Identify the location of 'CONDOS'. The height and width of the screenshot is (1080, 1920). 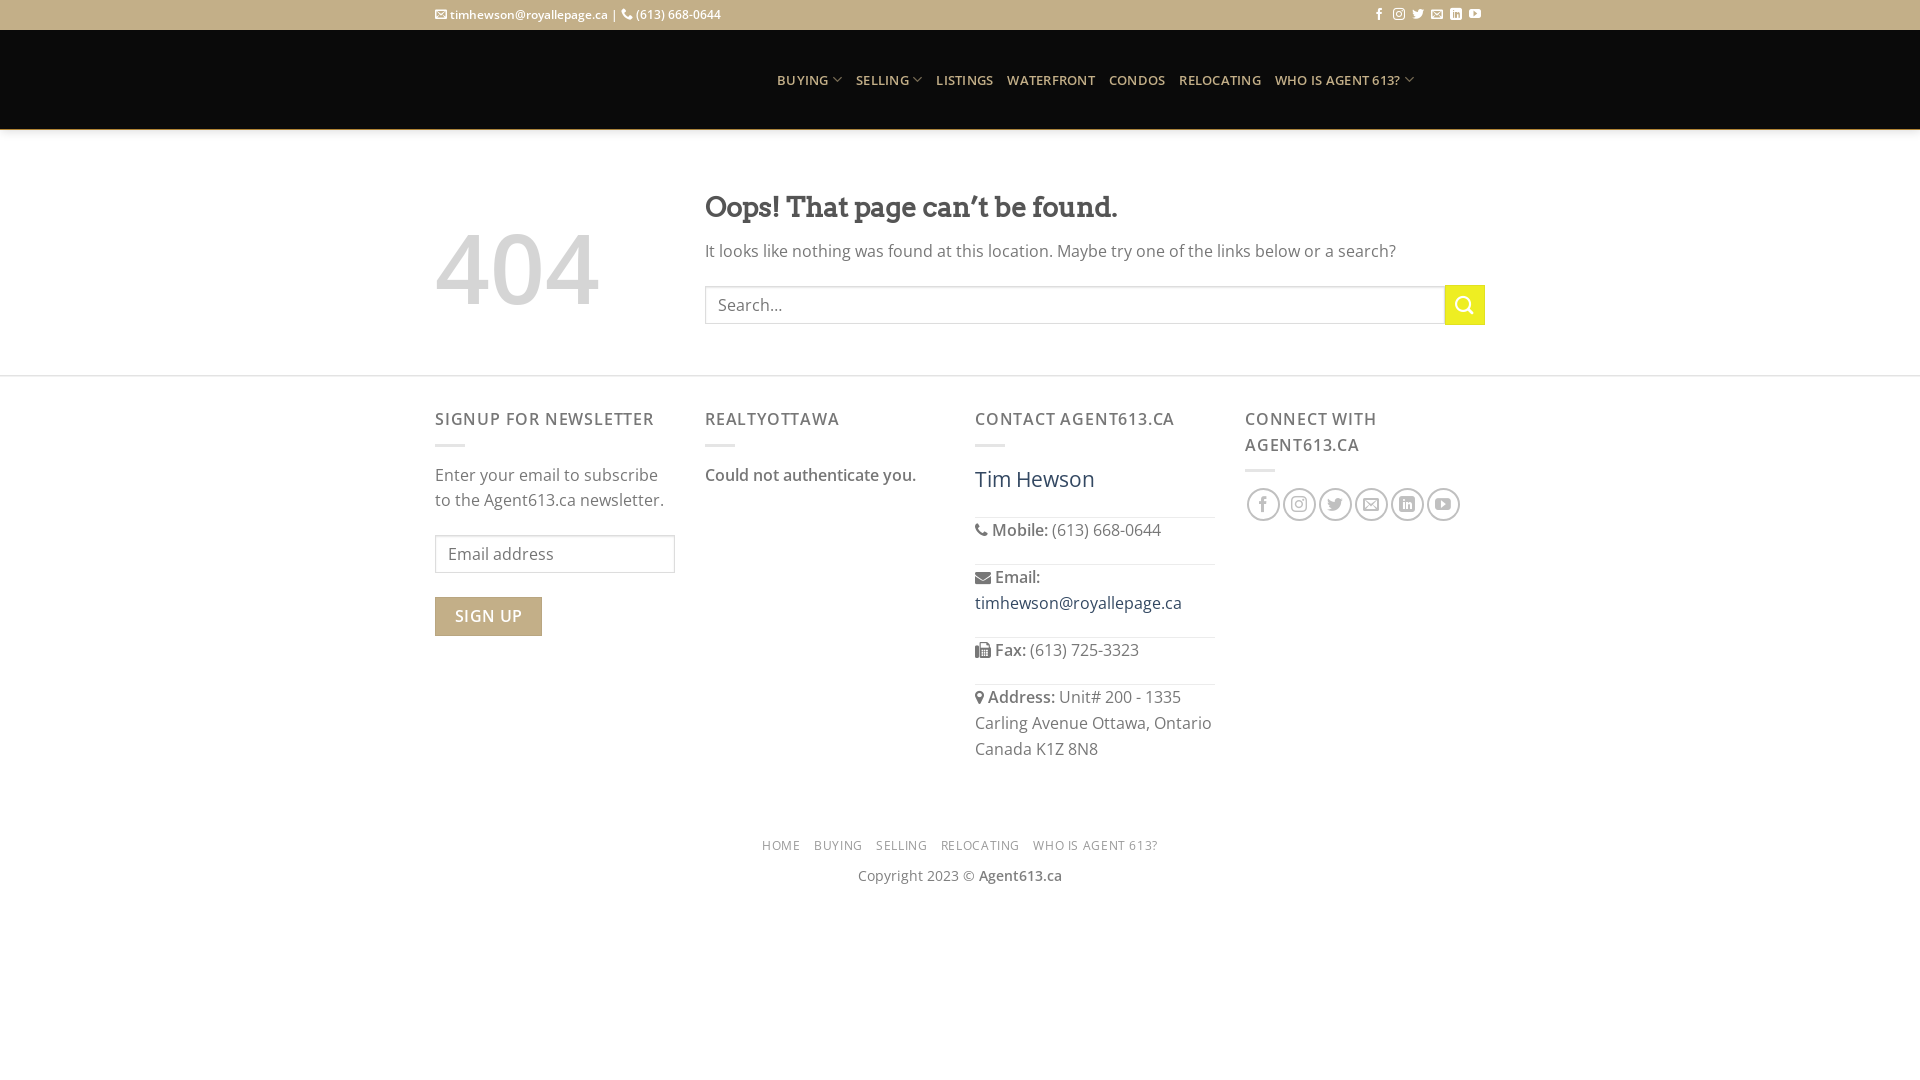
(1137, 79).